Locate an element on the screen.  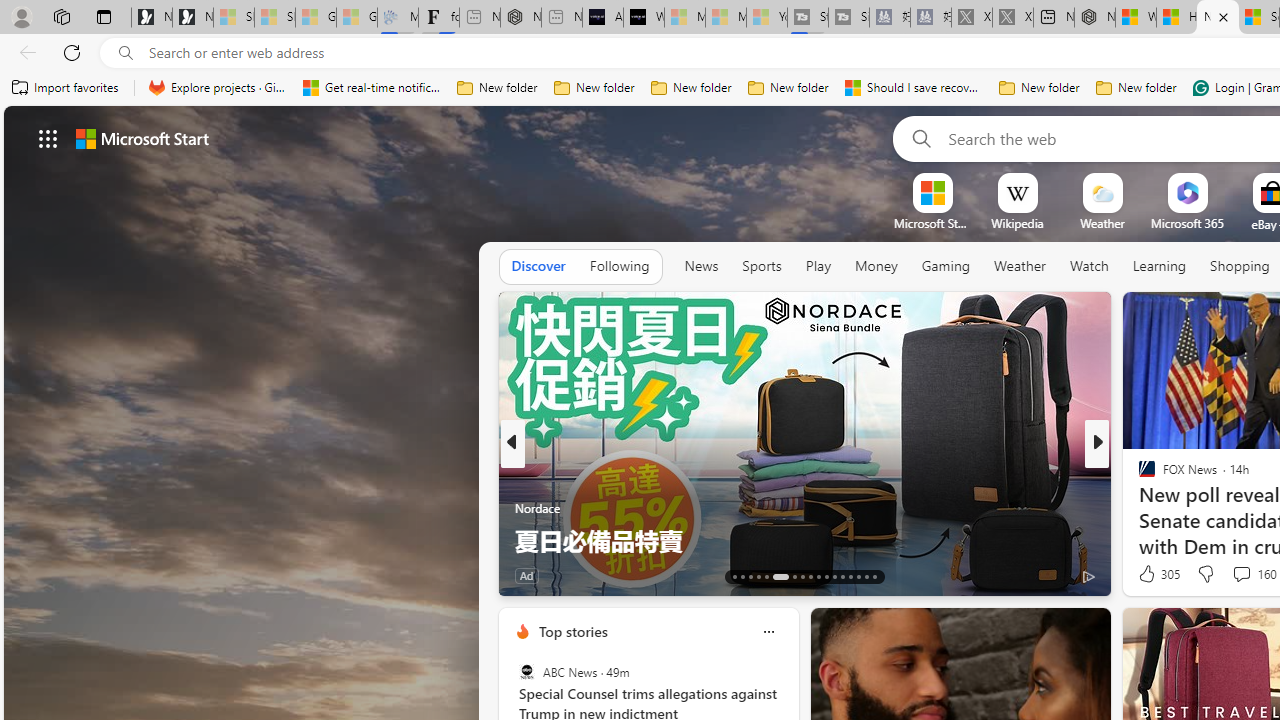
'View comments 160 Comment' is located at coordinates (1240, 573).